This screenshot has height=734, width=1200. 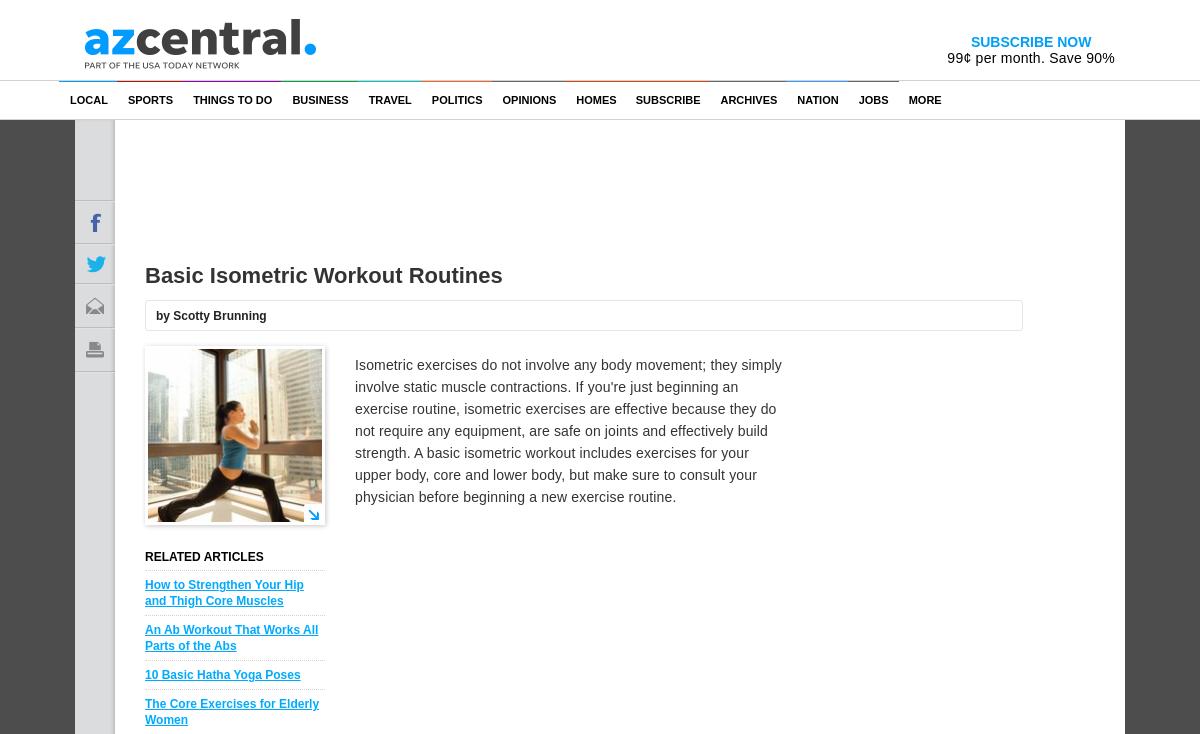 I want to click on 'by Scotty Brunning', so click(x=209, y=315).